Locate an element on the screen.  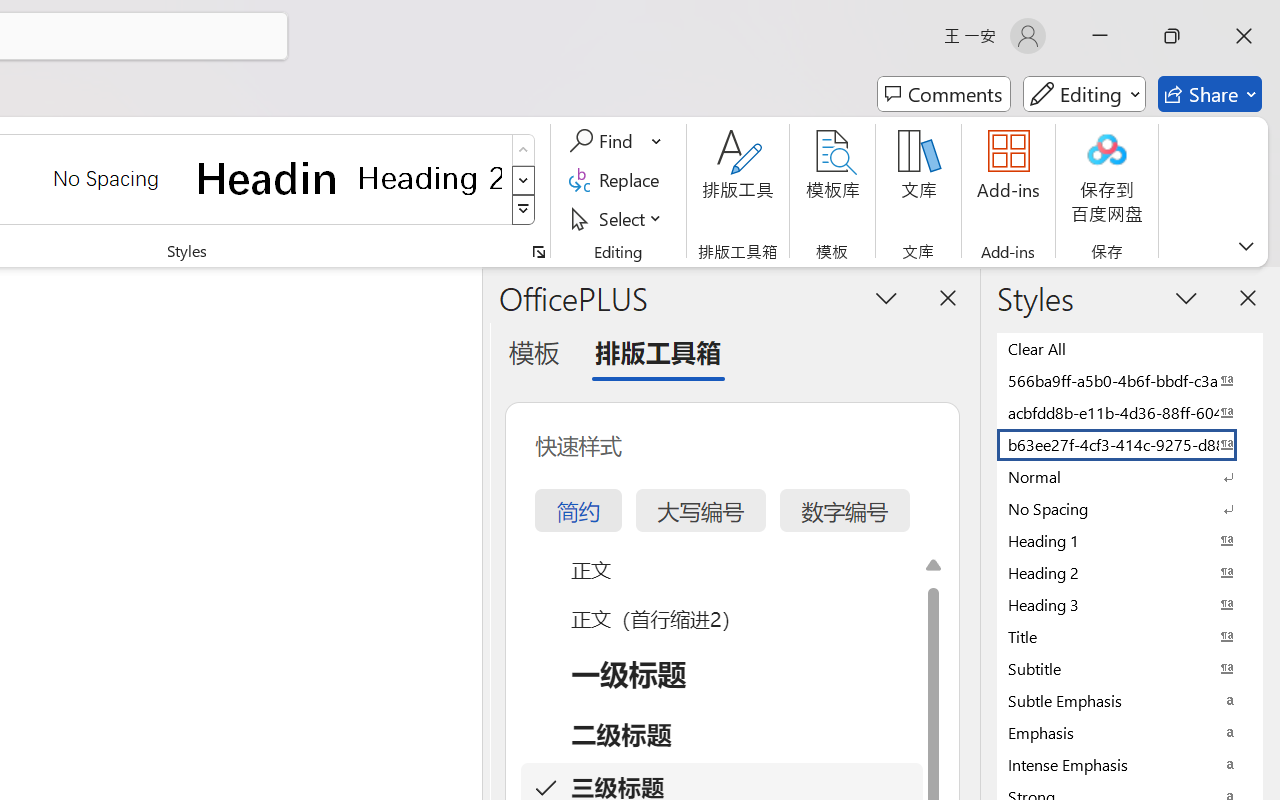
'Replace...' is located at coordinates (616, 179).